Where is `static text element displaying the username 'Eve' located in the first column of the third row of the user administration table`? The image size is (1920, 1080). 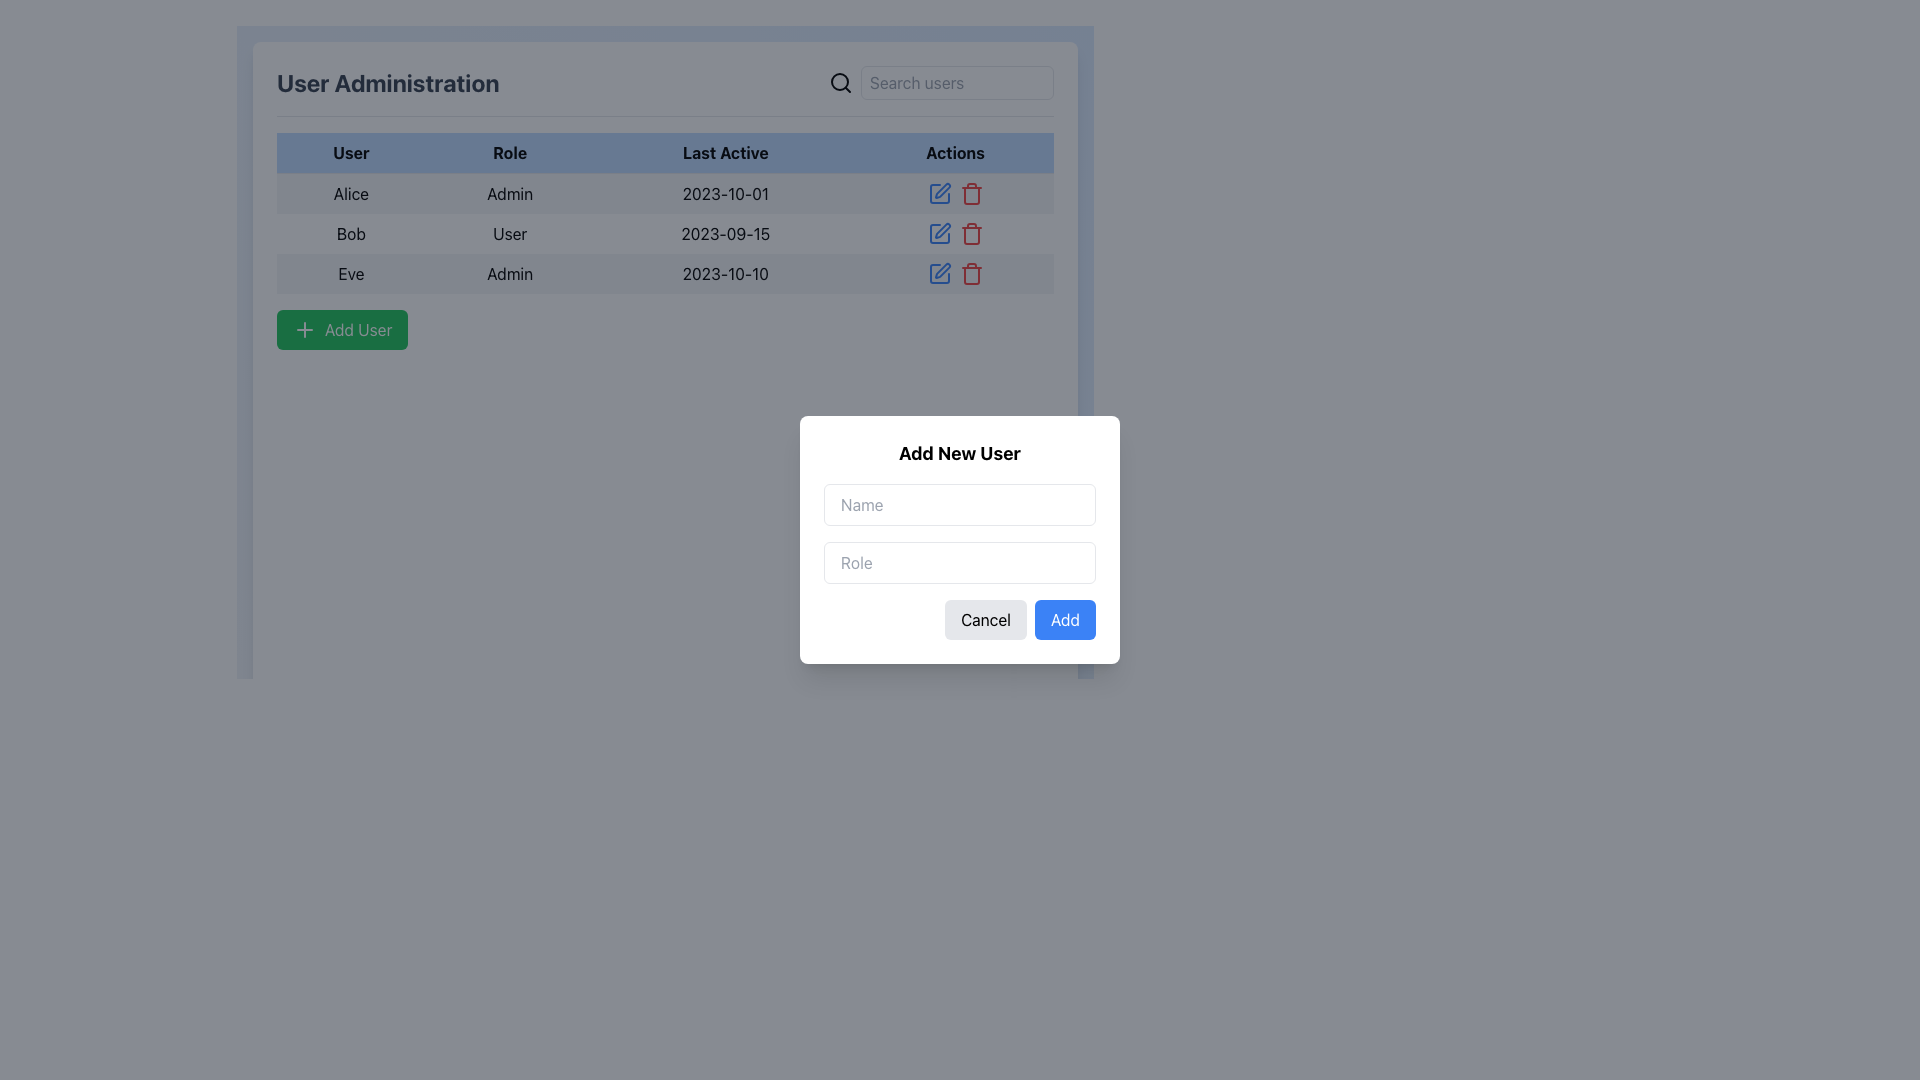 static text element displaying the username 'Eve' located in the first column of the third row of the user administration table is located at coordinates (351, 273).